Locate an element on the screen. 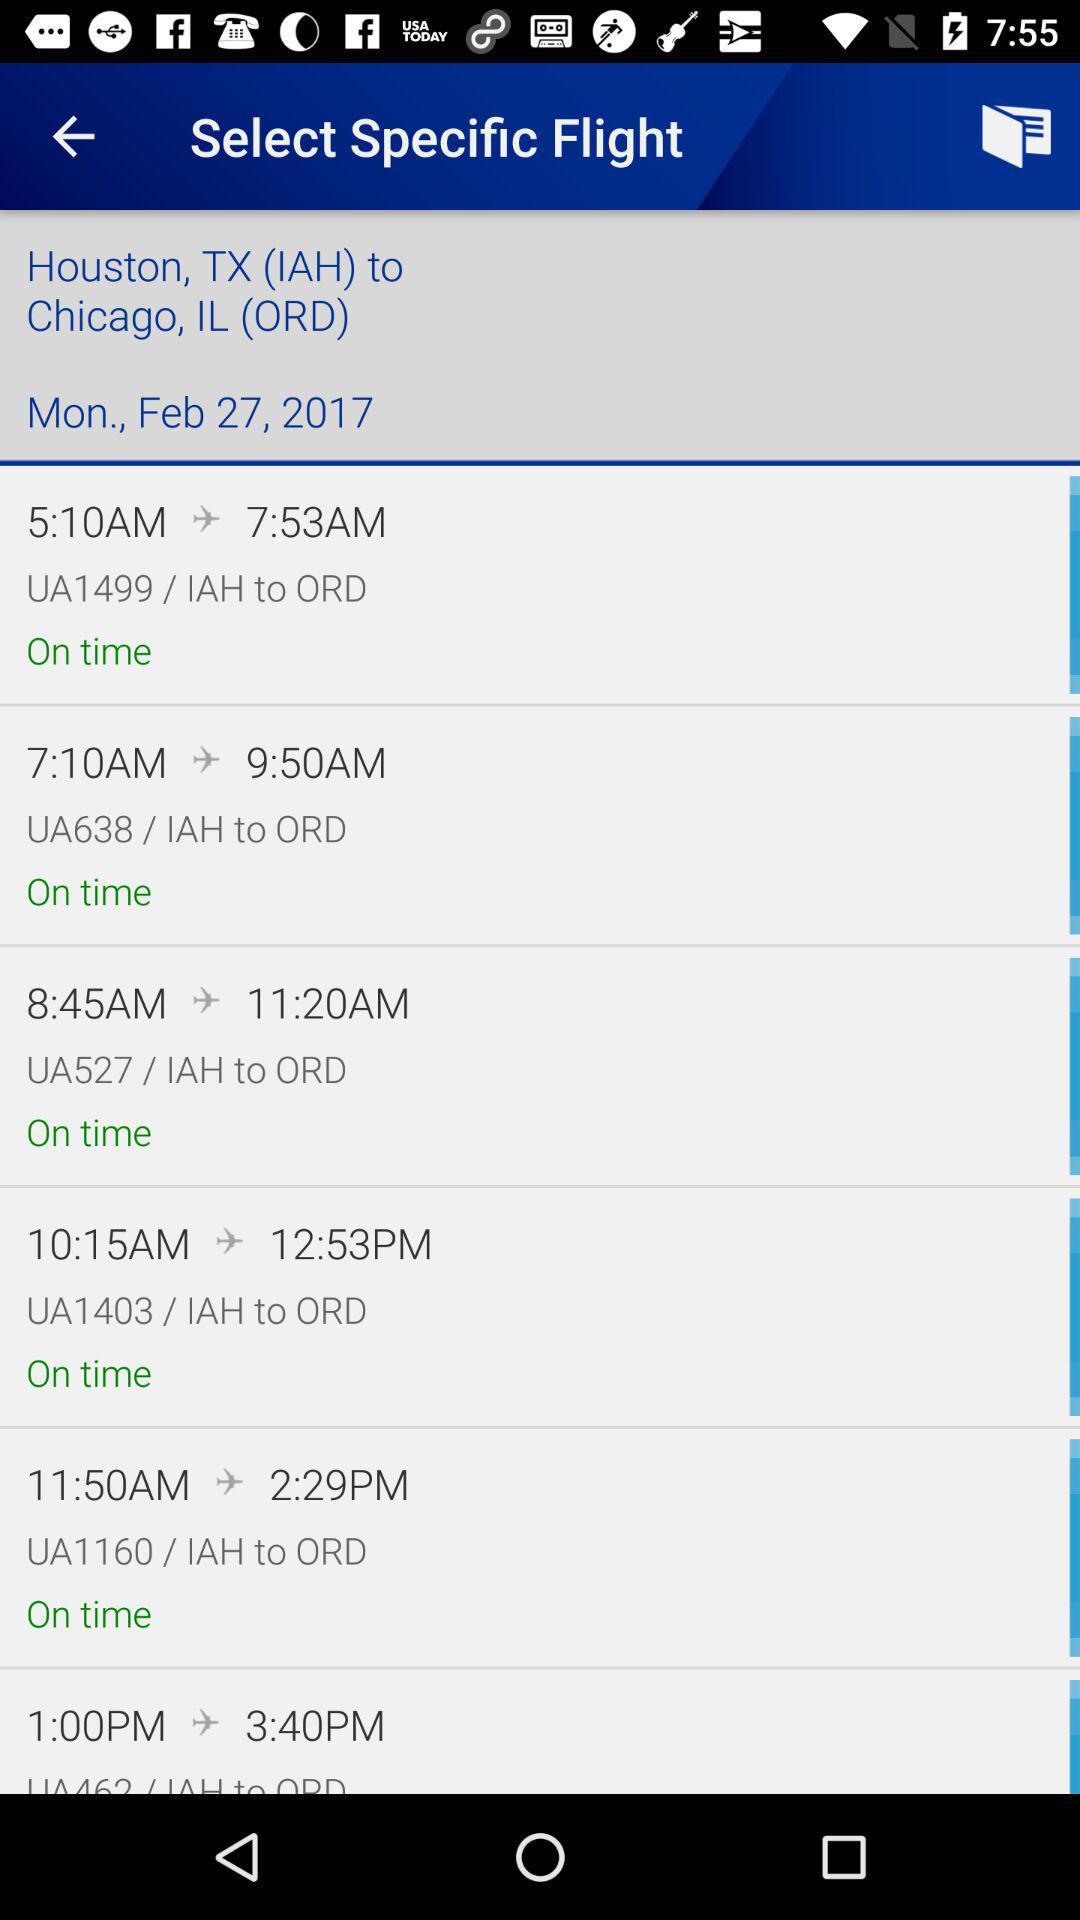 Image resolution: width=1080 pixels, height=1920 pixels. the 1:00pm icon is located at coordinates (96, 1723).